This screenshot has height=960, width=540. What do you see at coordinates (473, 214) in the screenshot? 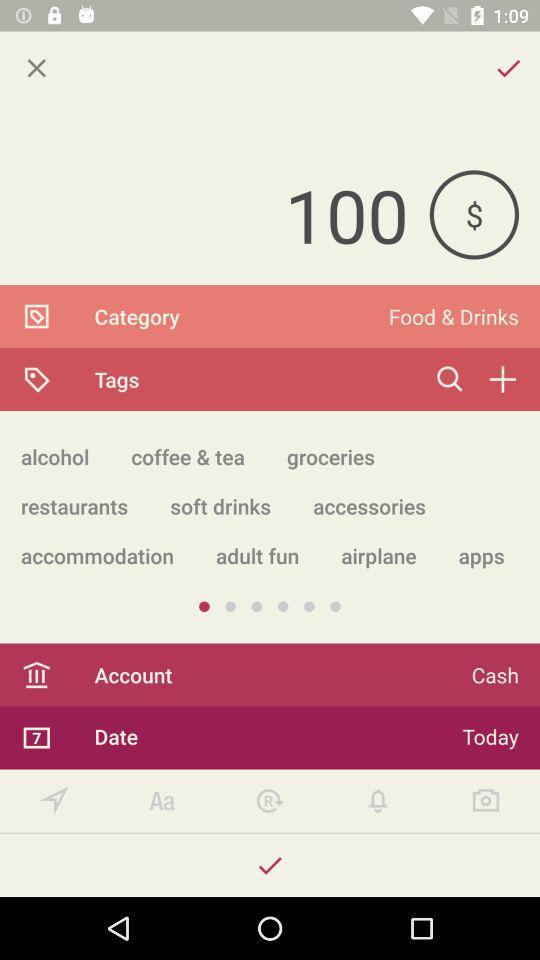
I see `the icon to the right of the 100 item` at bounding box center [473, 214].